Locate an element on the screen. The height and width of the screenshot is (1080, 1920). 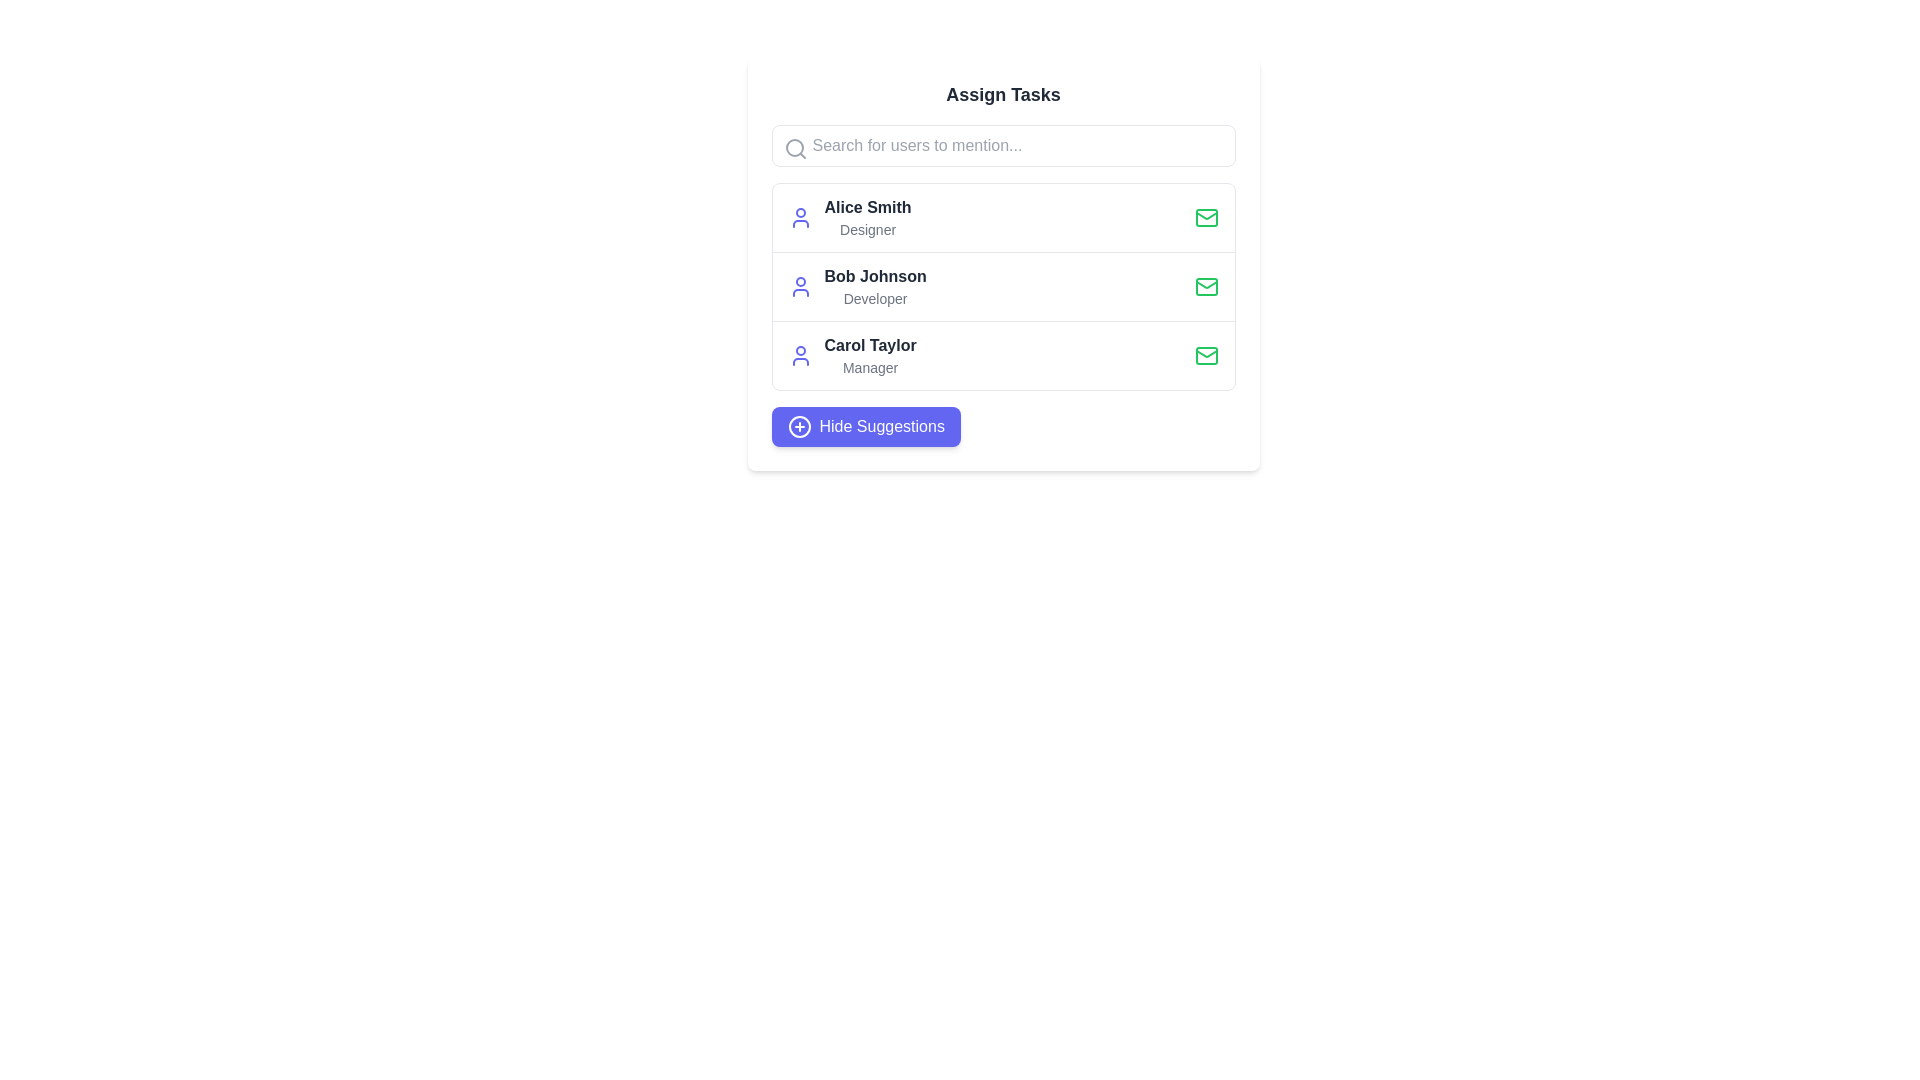
the Text Display element that shows the name and role of an individual, positioned as the third item in a vertical list, between 'Bob Johnson' and other items, with a user icon on the left and a mail icon on the right is located at coordinates (870, 354).